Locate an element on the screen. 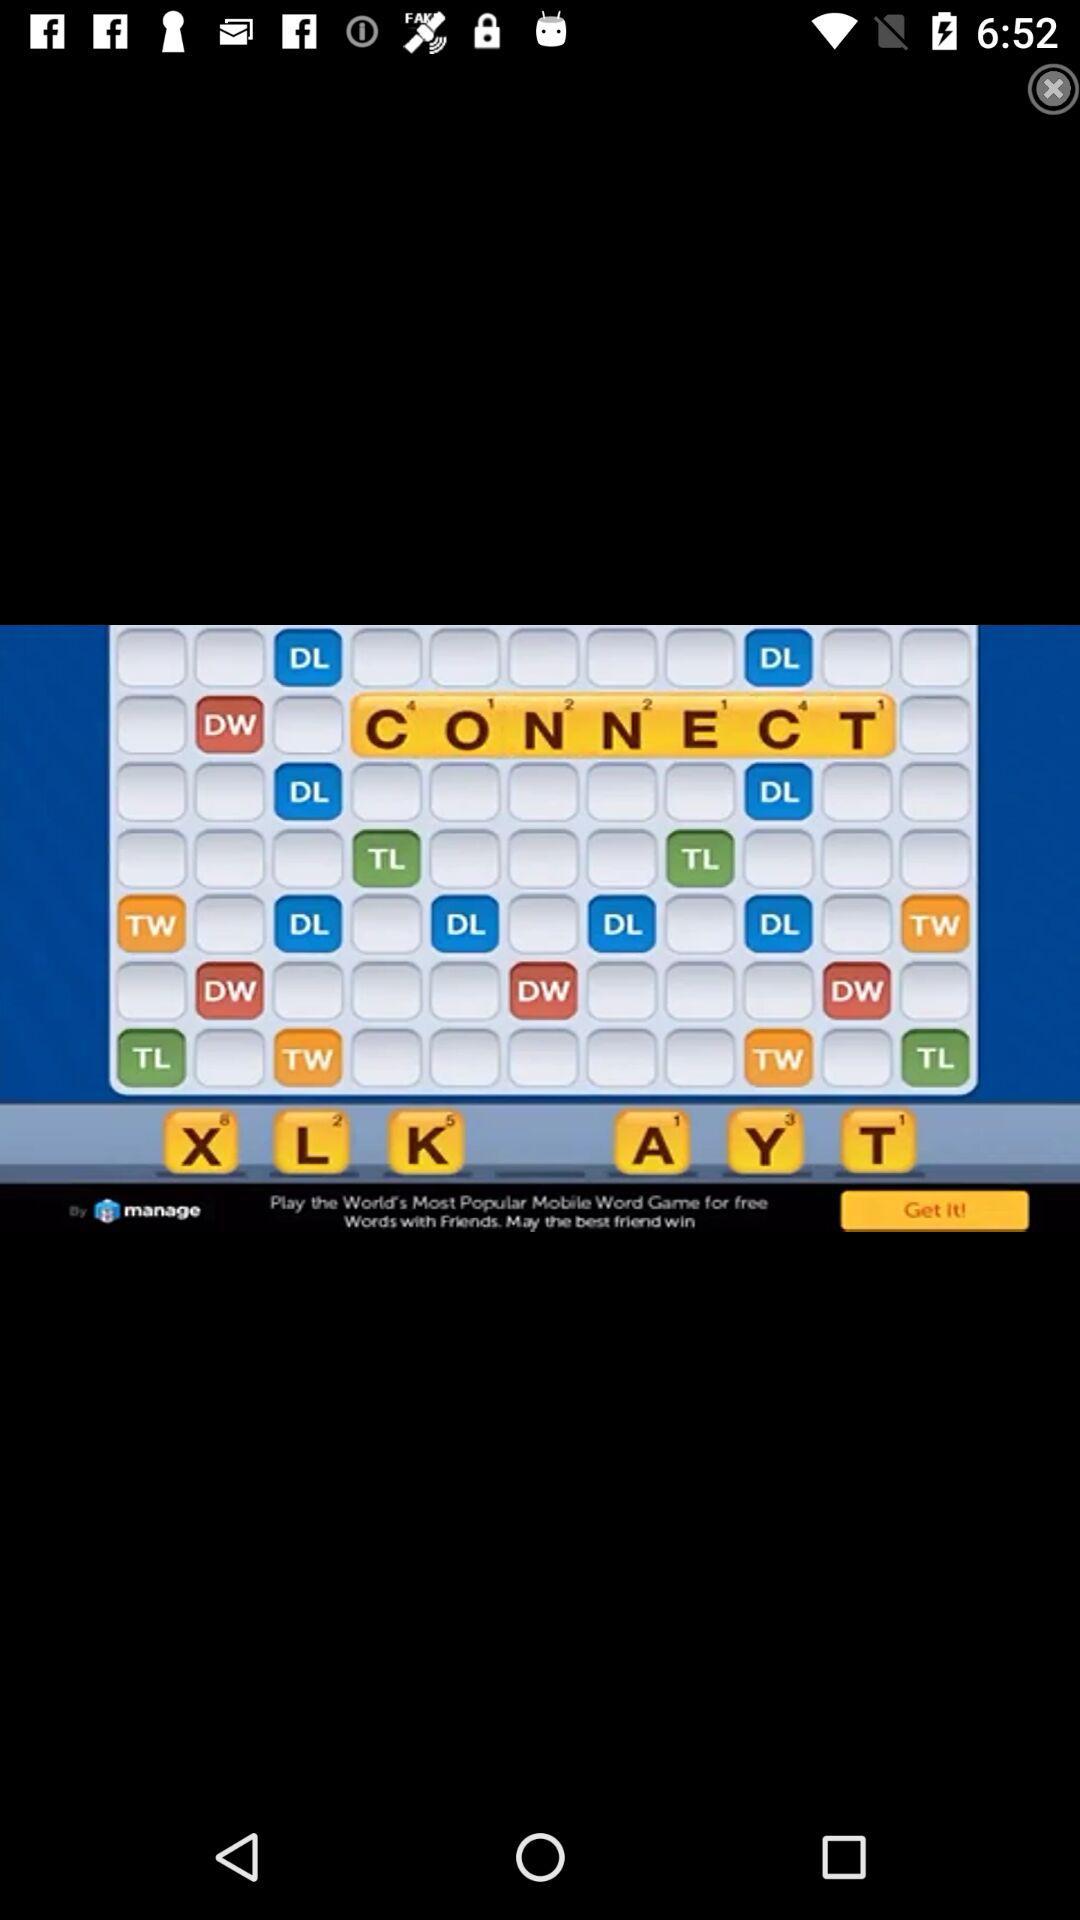  the close icon is located at coordinates (1034, 107).